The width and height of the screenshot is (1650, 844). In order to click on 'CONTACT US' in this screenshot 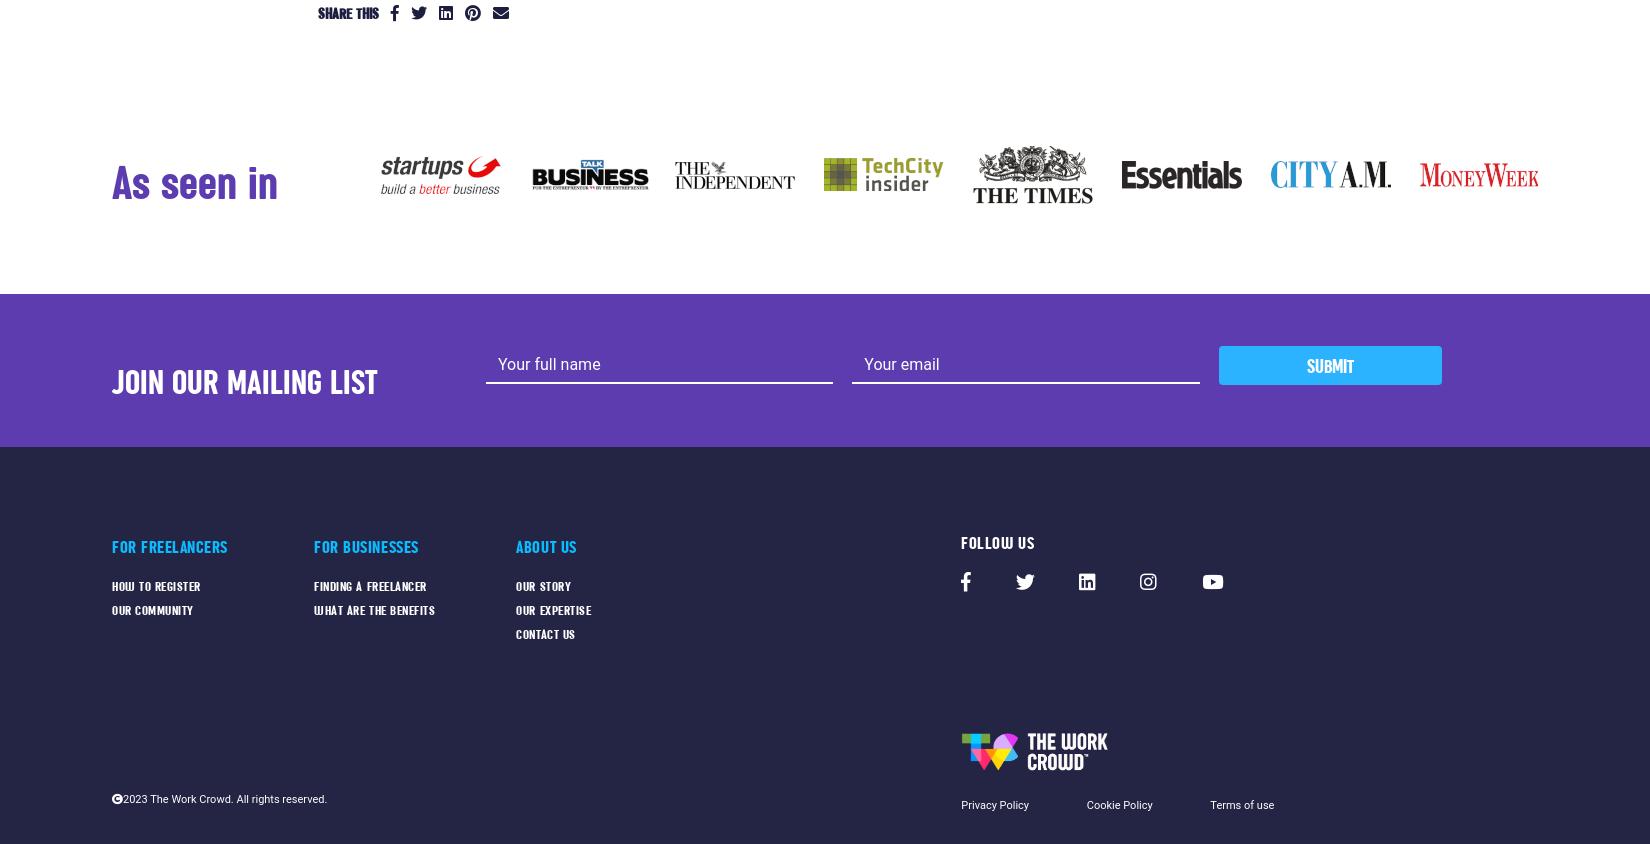, I will do `click(514, 633)`.